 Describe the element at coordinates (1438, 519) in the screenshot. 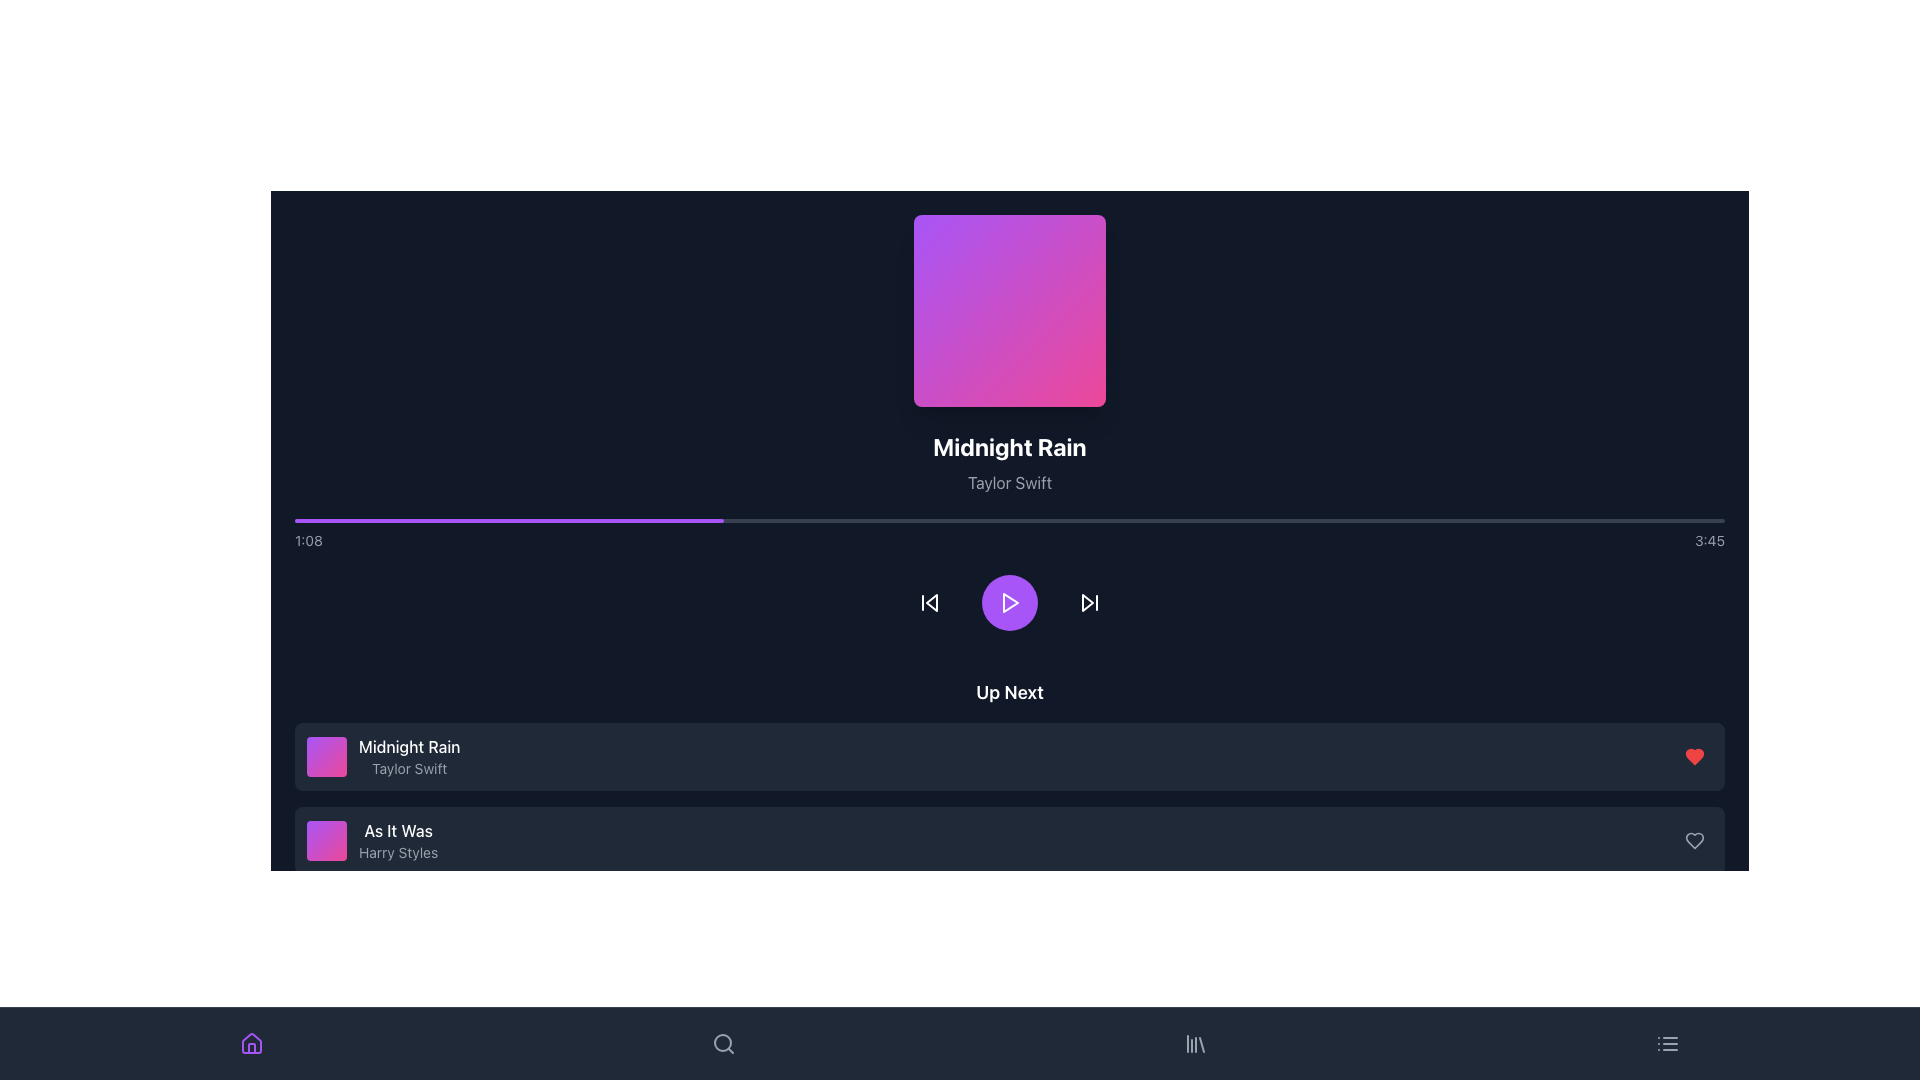

I see `the progress` at that location.